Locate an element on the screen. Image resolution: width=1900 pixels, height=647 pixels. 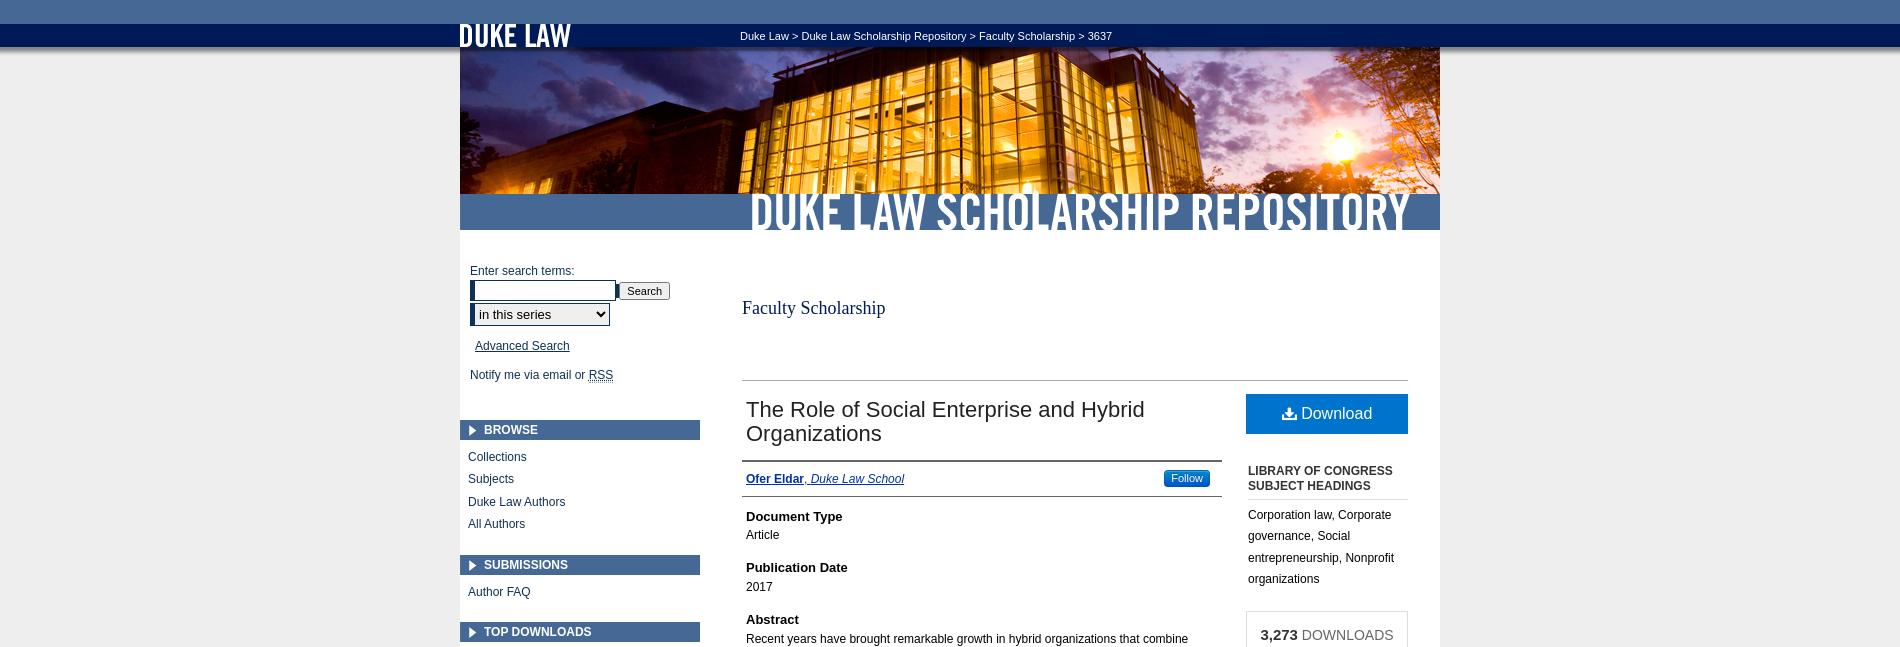
',' is located at coordinates (805, 477).